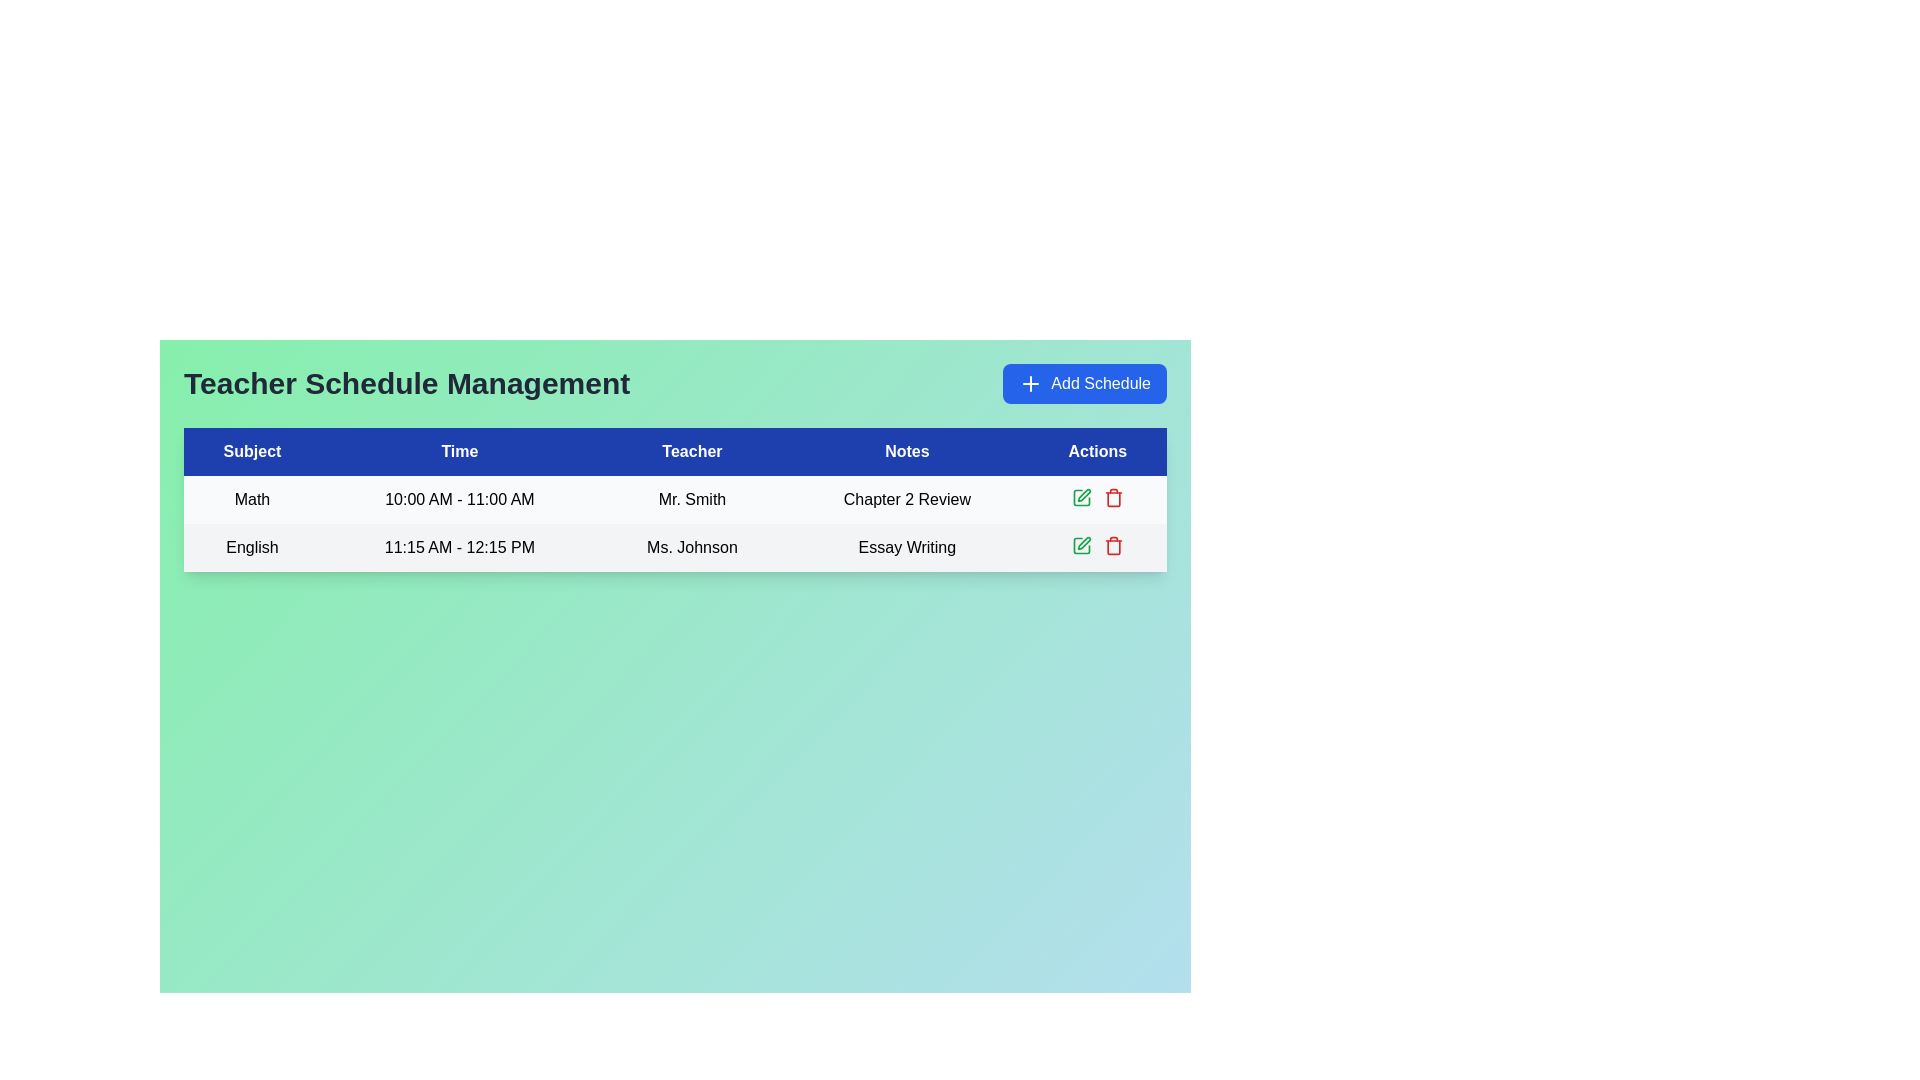 The height and width of the screenshot is (1080, 1920). I want to click on the text label displaying '10:00 AM - 11:00 AM' in the schedule table for the subject 'Math', so click(458, 499).